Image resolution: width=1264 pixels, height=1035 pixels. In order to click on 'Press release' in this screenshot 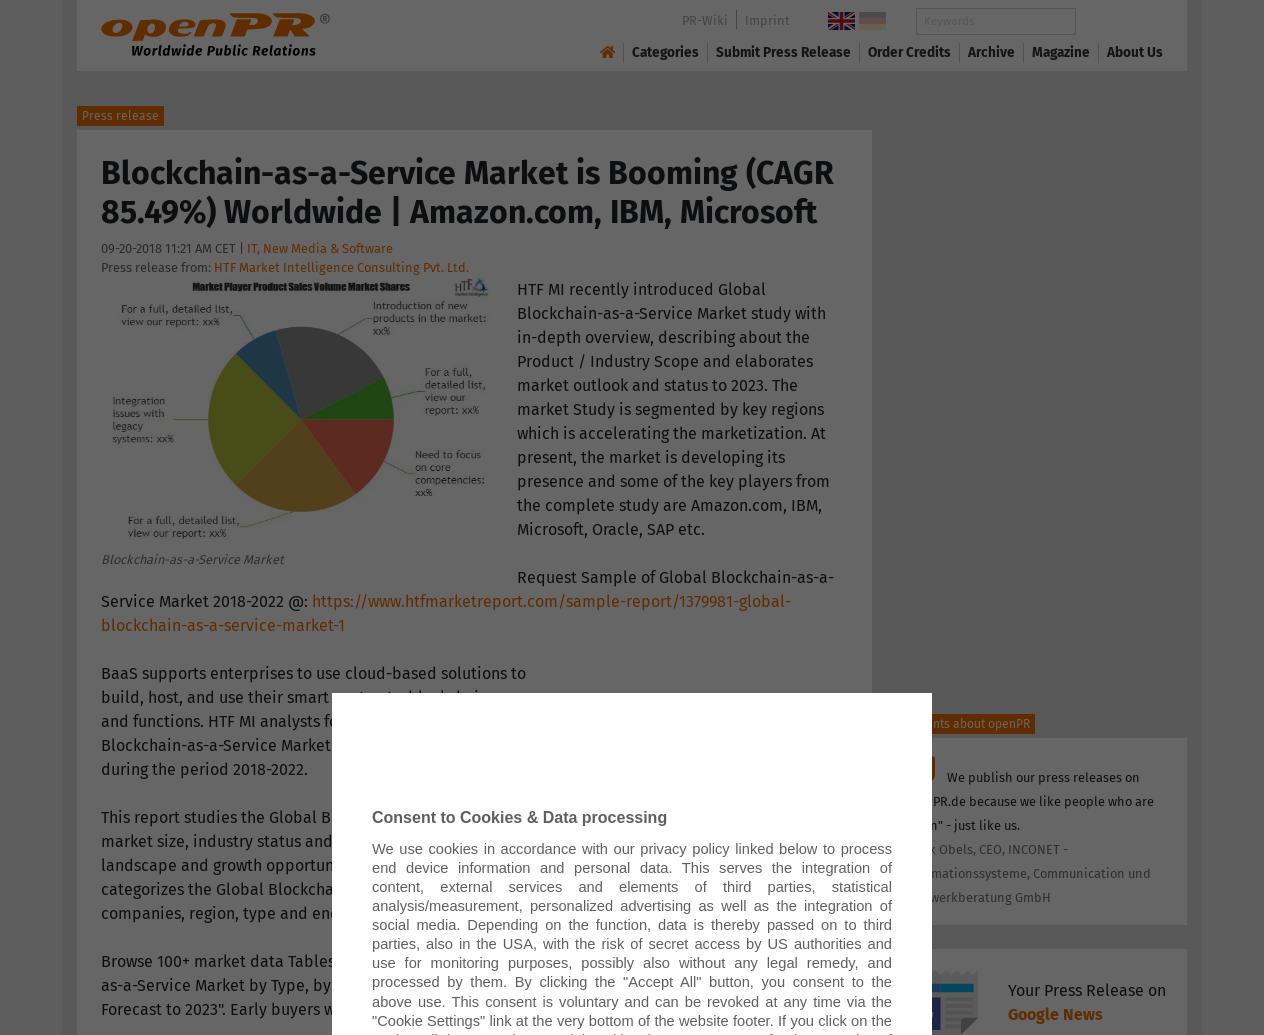, I will do `click(118, 116)`.